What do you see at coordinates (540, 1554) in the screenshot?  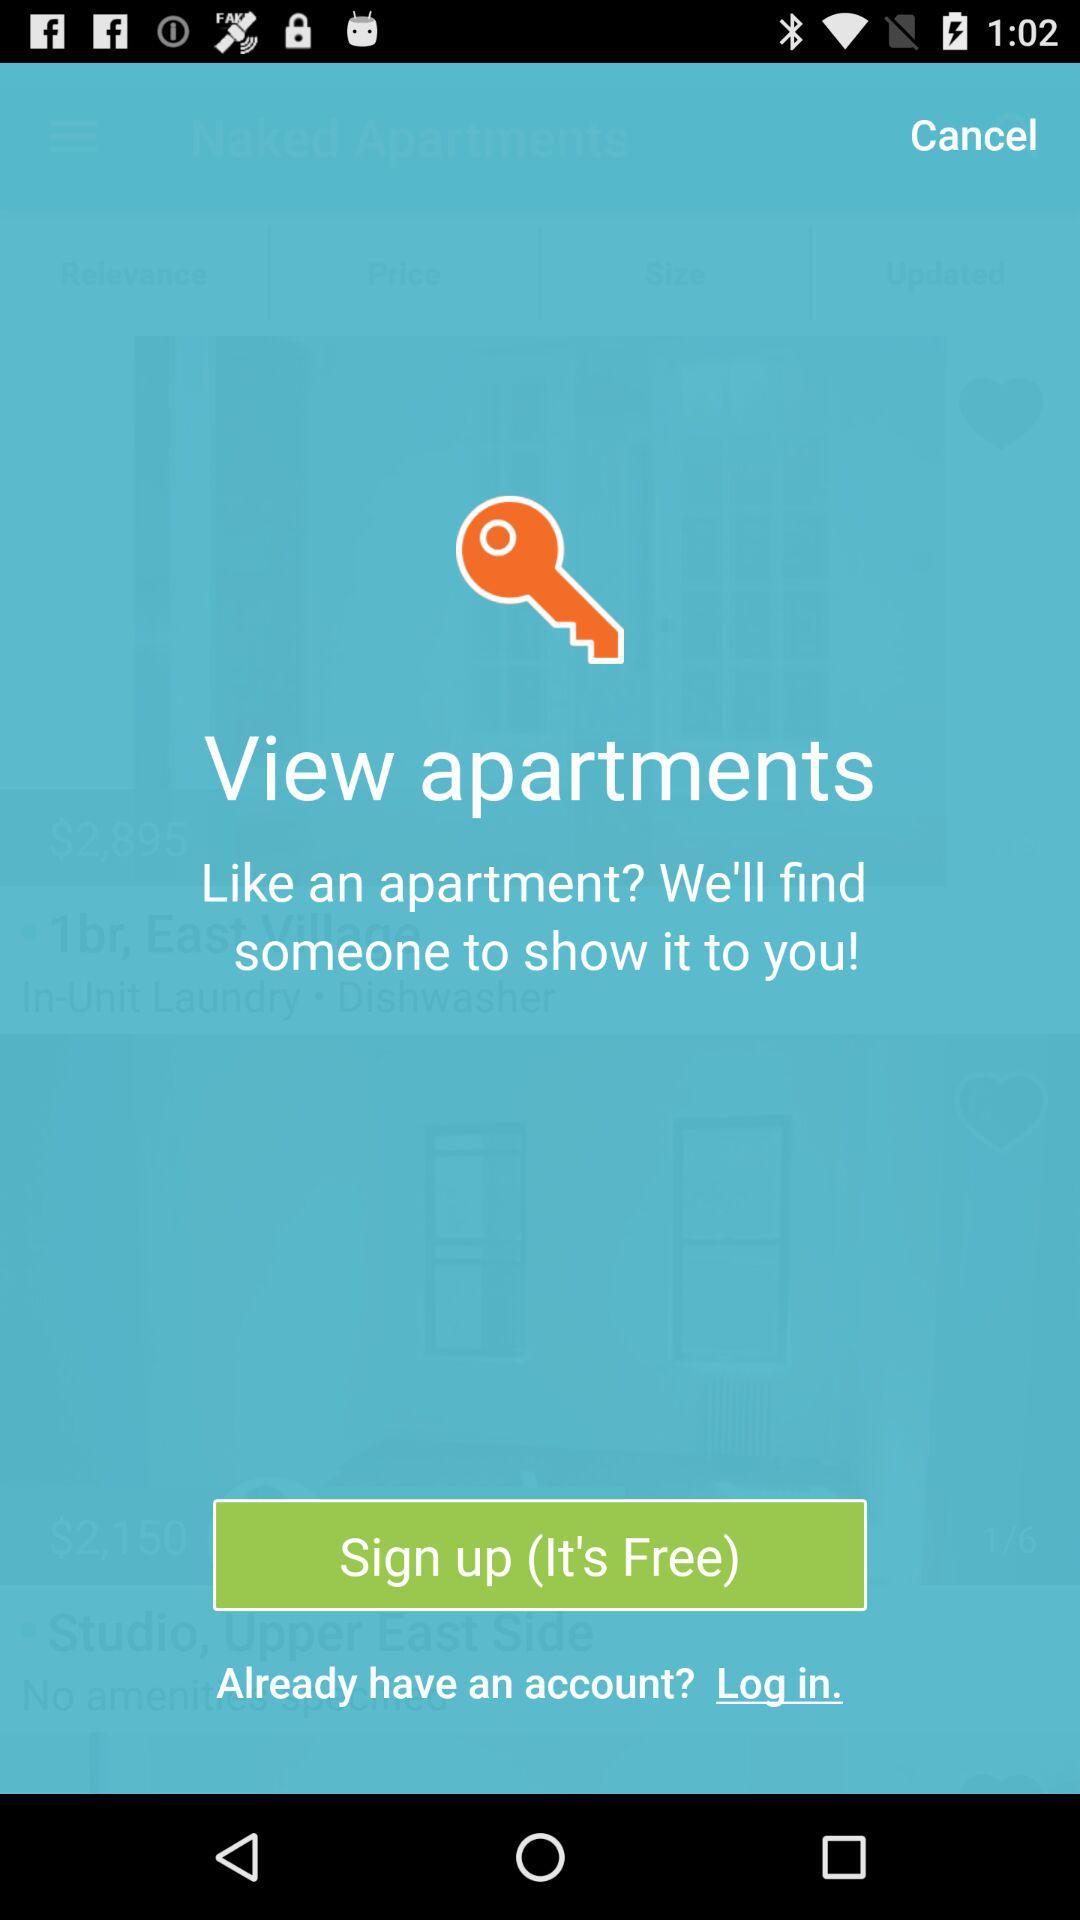 I see `sign up it icon` at bounding box center [540, 1554].